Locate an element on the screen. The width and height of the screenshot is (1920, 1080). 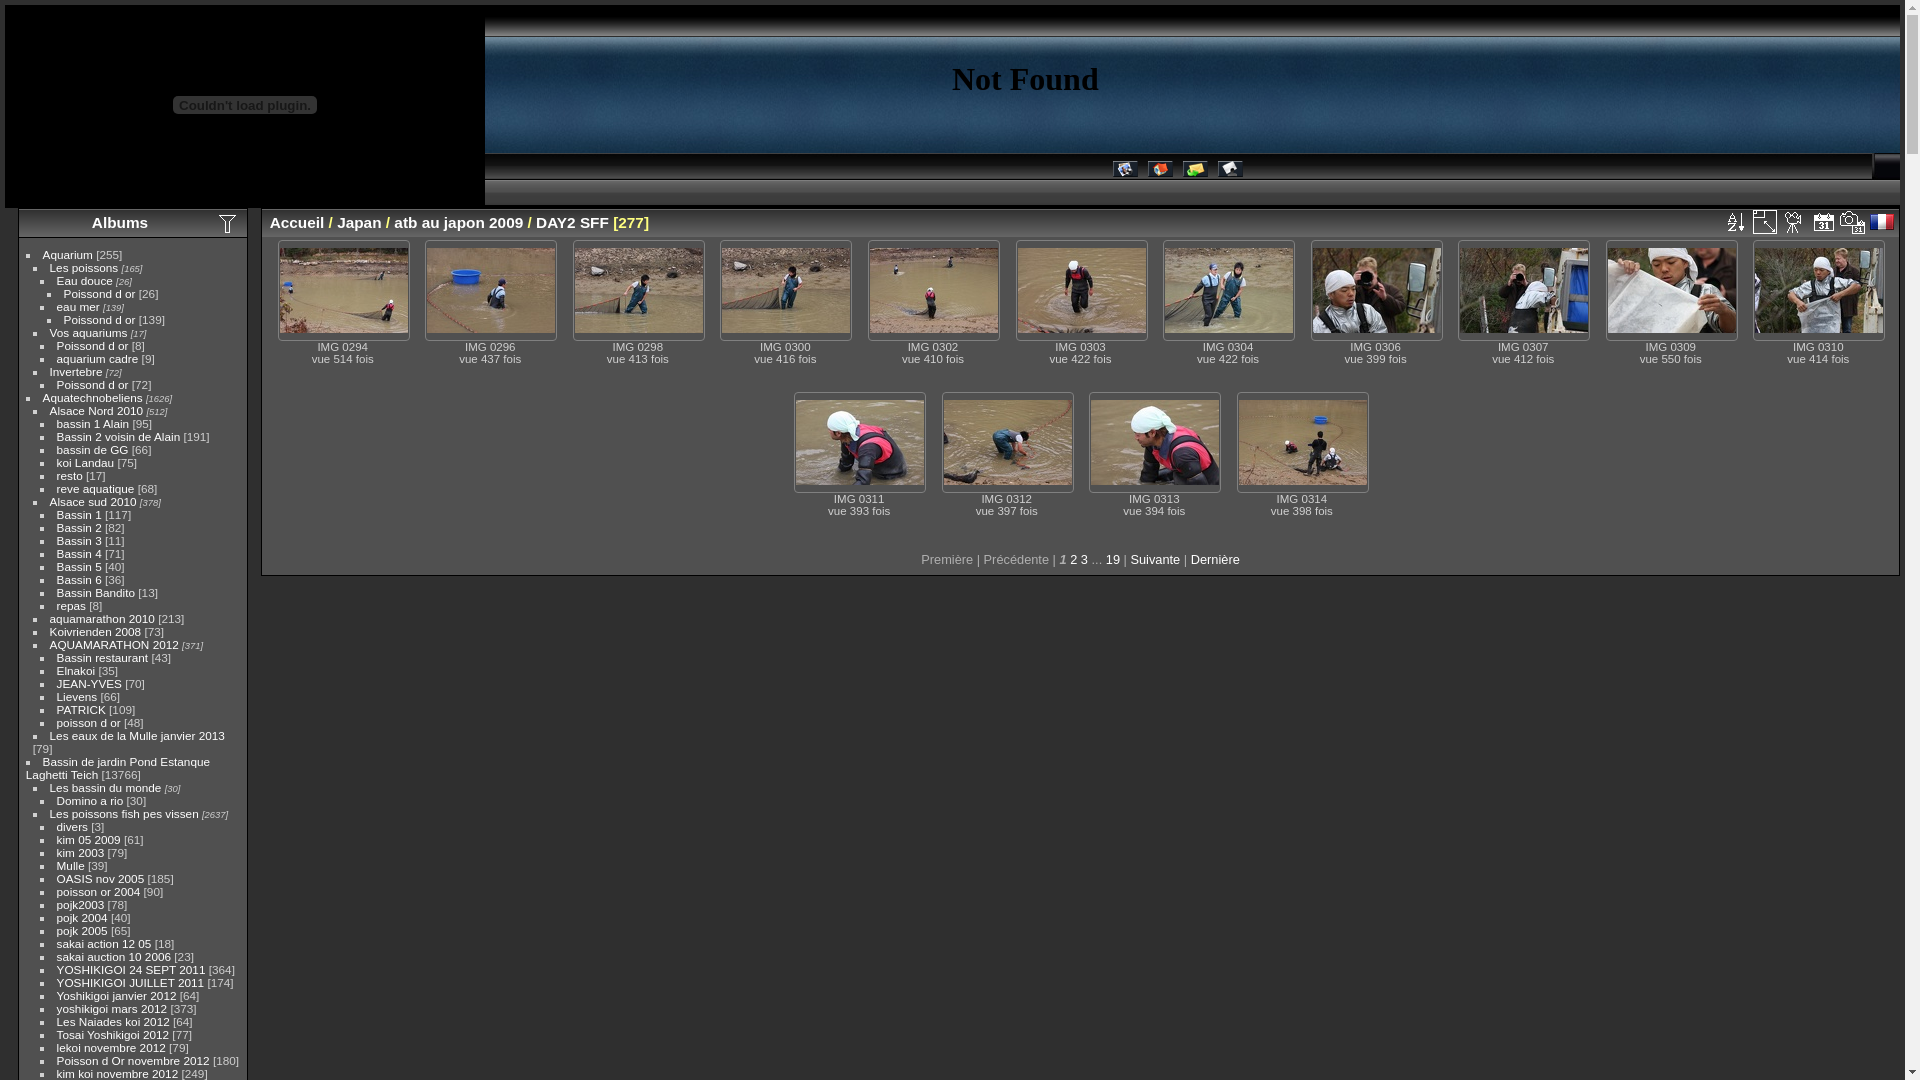
'IMG 0302 (410 visites)' is located at coordinates (933, 290).